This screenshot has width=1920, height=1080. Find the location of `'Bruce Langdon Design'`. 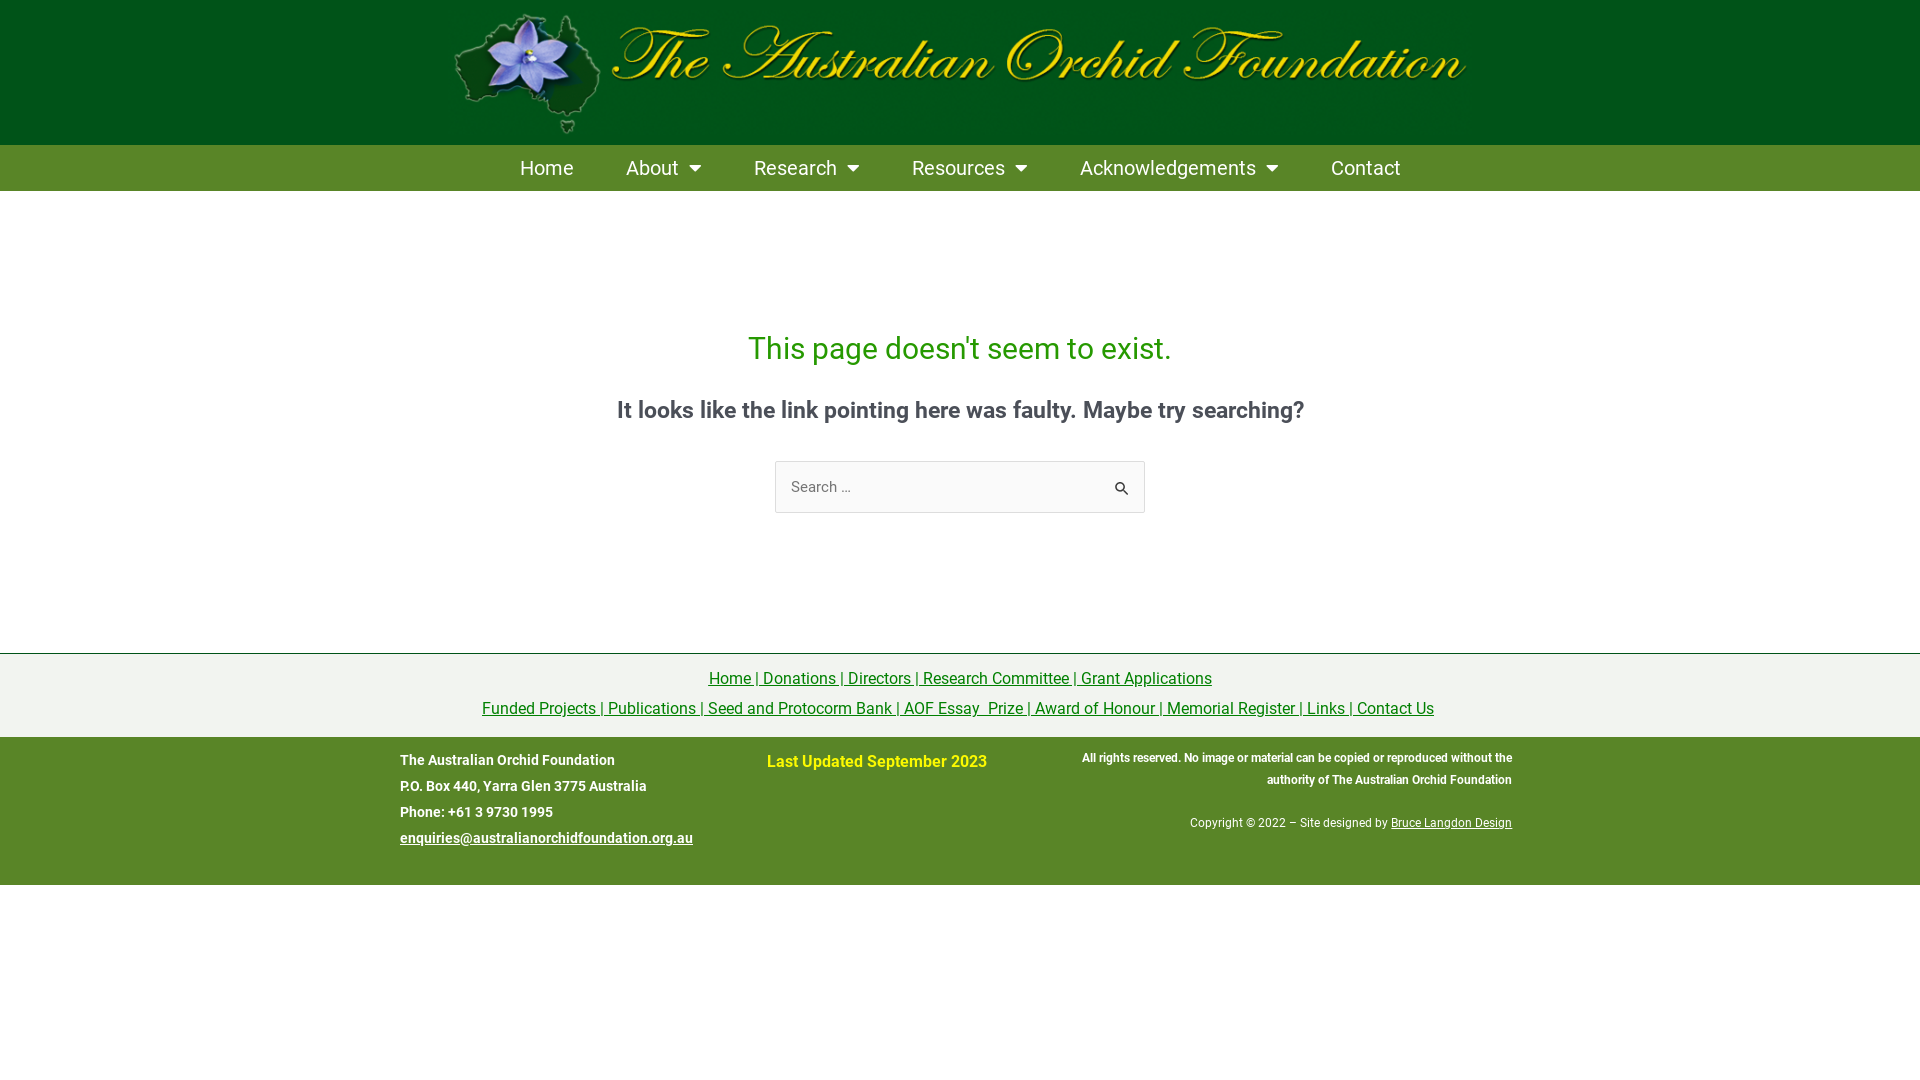

'Bruce Langdon Design' is located at coordinates (1451, 822).